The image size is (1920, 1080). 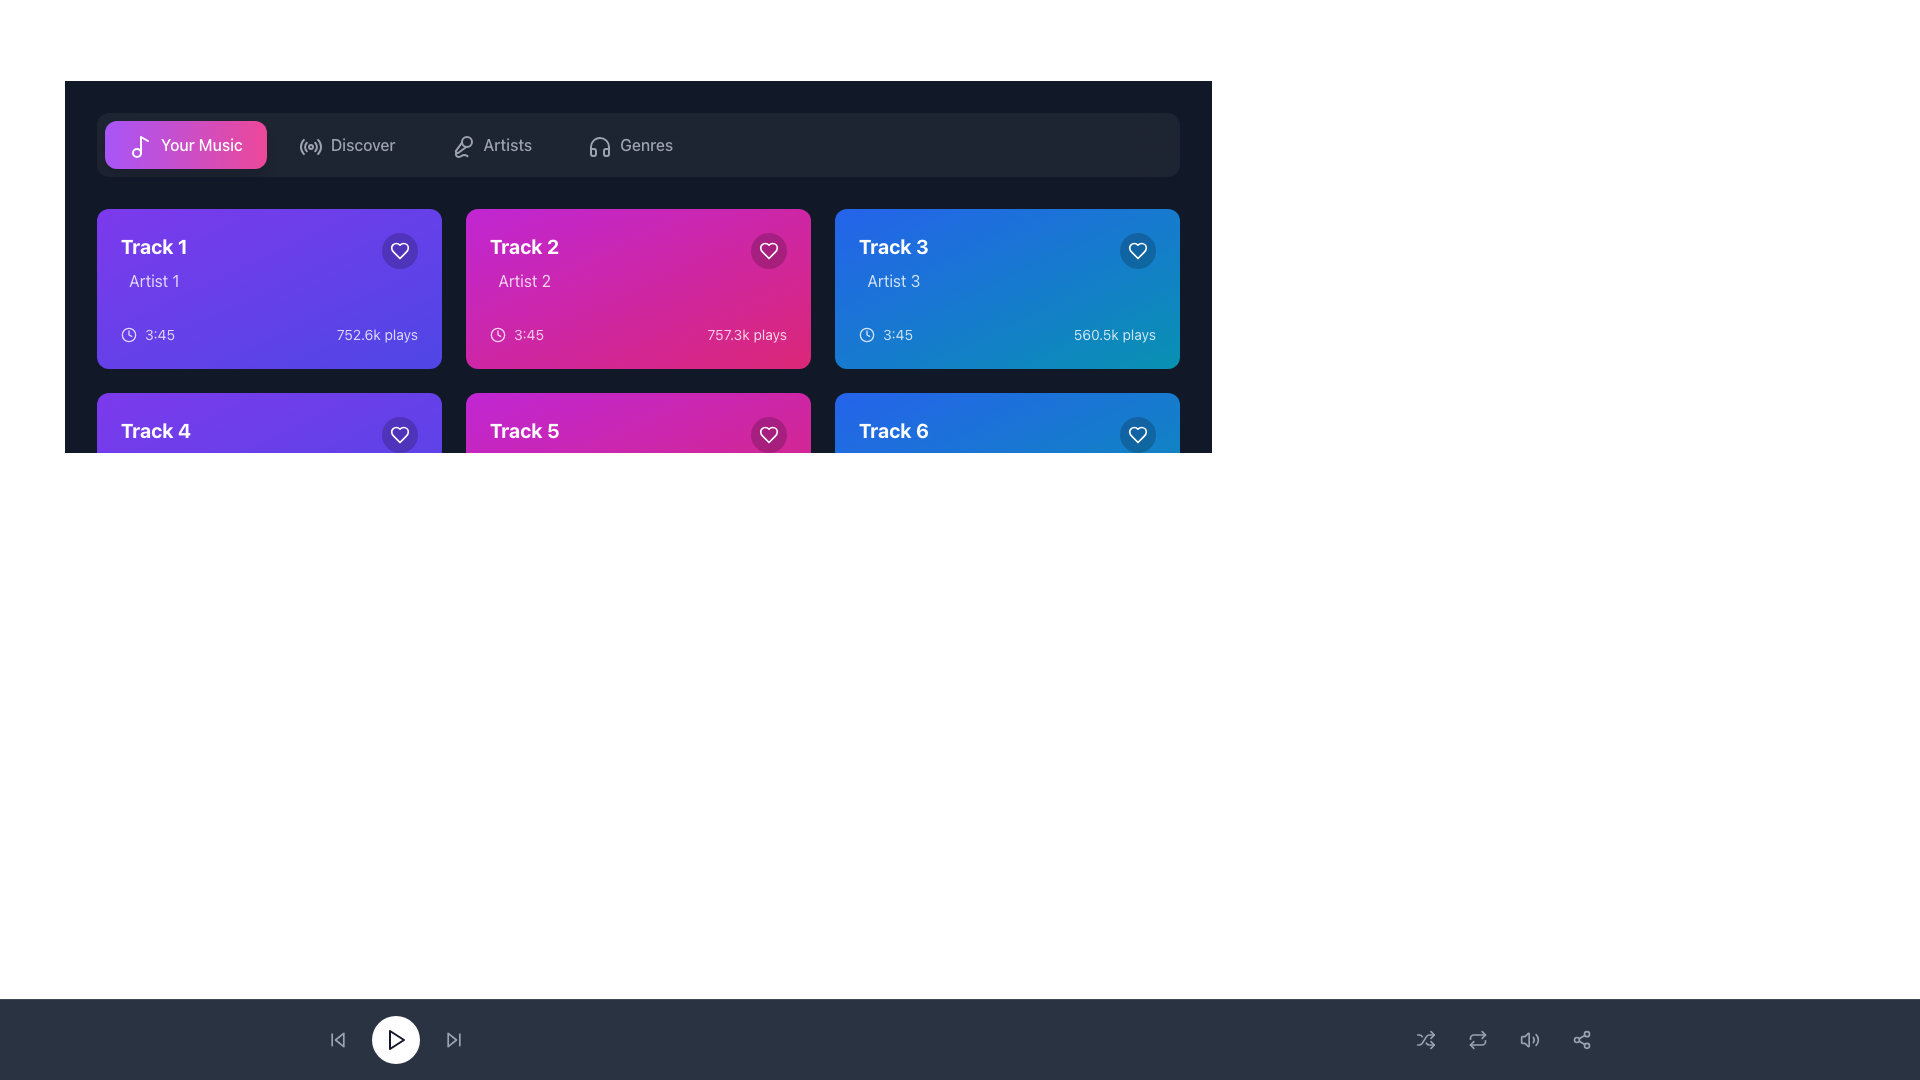 What do you see at coordinates (892, 446) in the screenshot?
I see `the text label displaying 'Track 6' in bold, large font, which is located inside the rightmost blue card in the bottom row of the grid layout` at bounding box center [892, 446].